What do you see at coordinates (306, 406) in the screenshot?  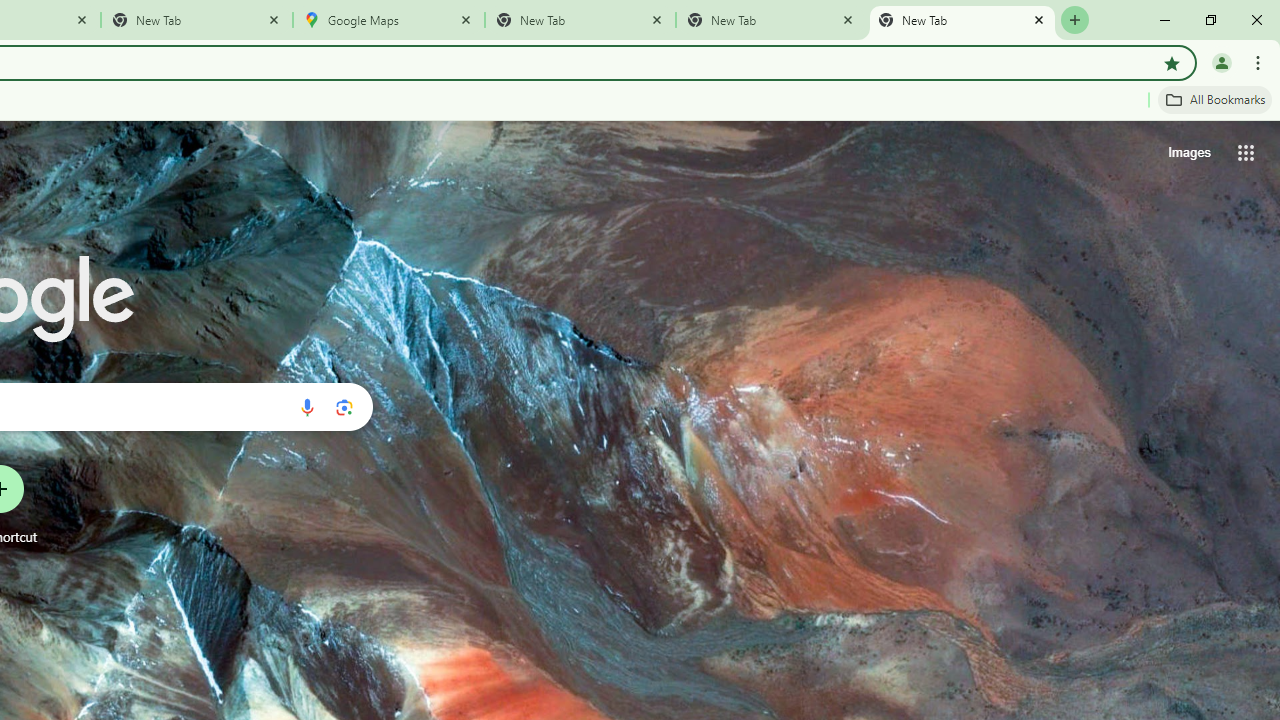 I see `'Search by voice'` at bounding box center [306, 406].